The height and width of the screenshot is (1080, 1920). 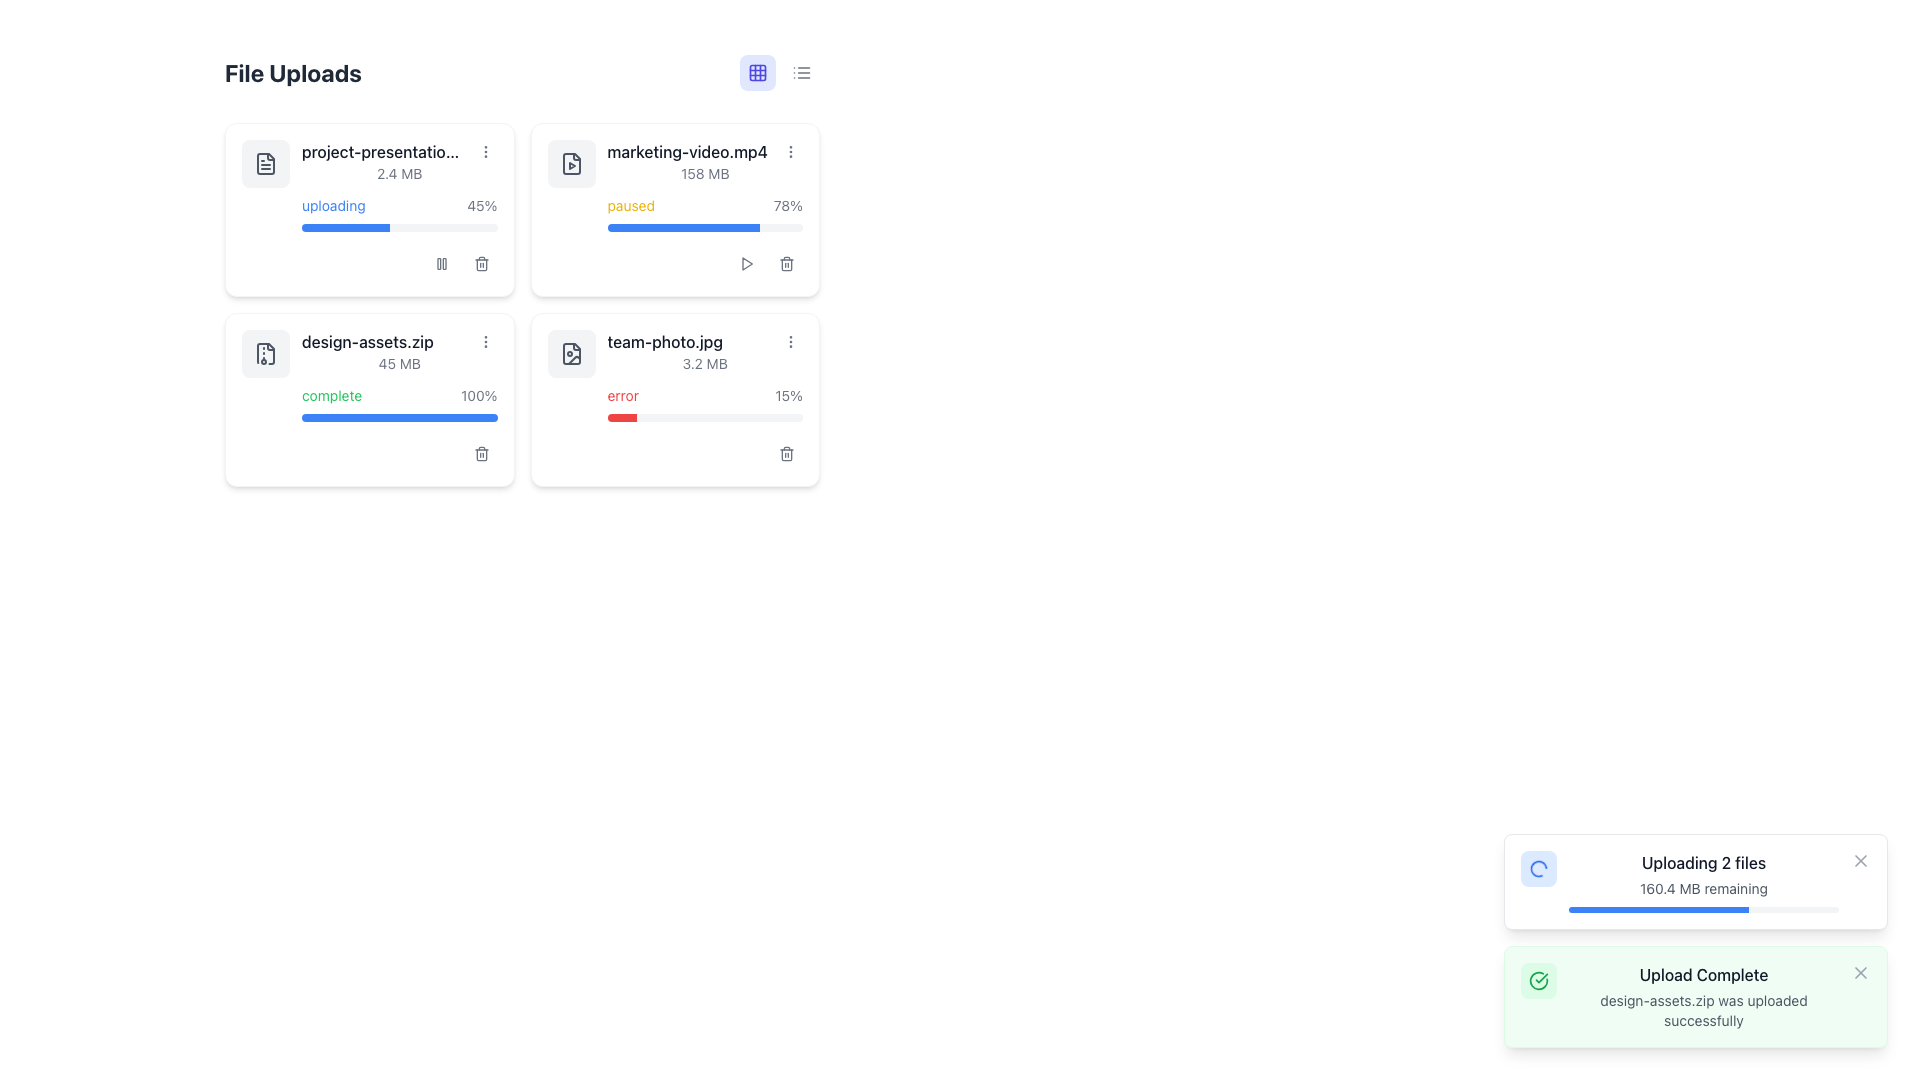 What do you see at coordinates (264, 163) in the screenshot?
I see `the file icon representing the 'project-presentation' within the upload card, which has a rectangular shape with a folded corner at the top right, located in the top-left quadrant of the grid layout` at bounding box center [264, 163].